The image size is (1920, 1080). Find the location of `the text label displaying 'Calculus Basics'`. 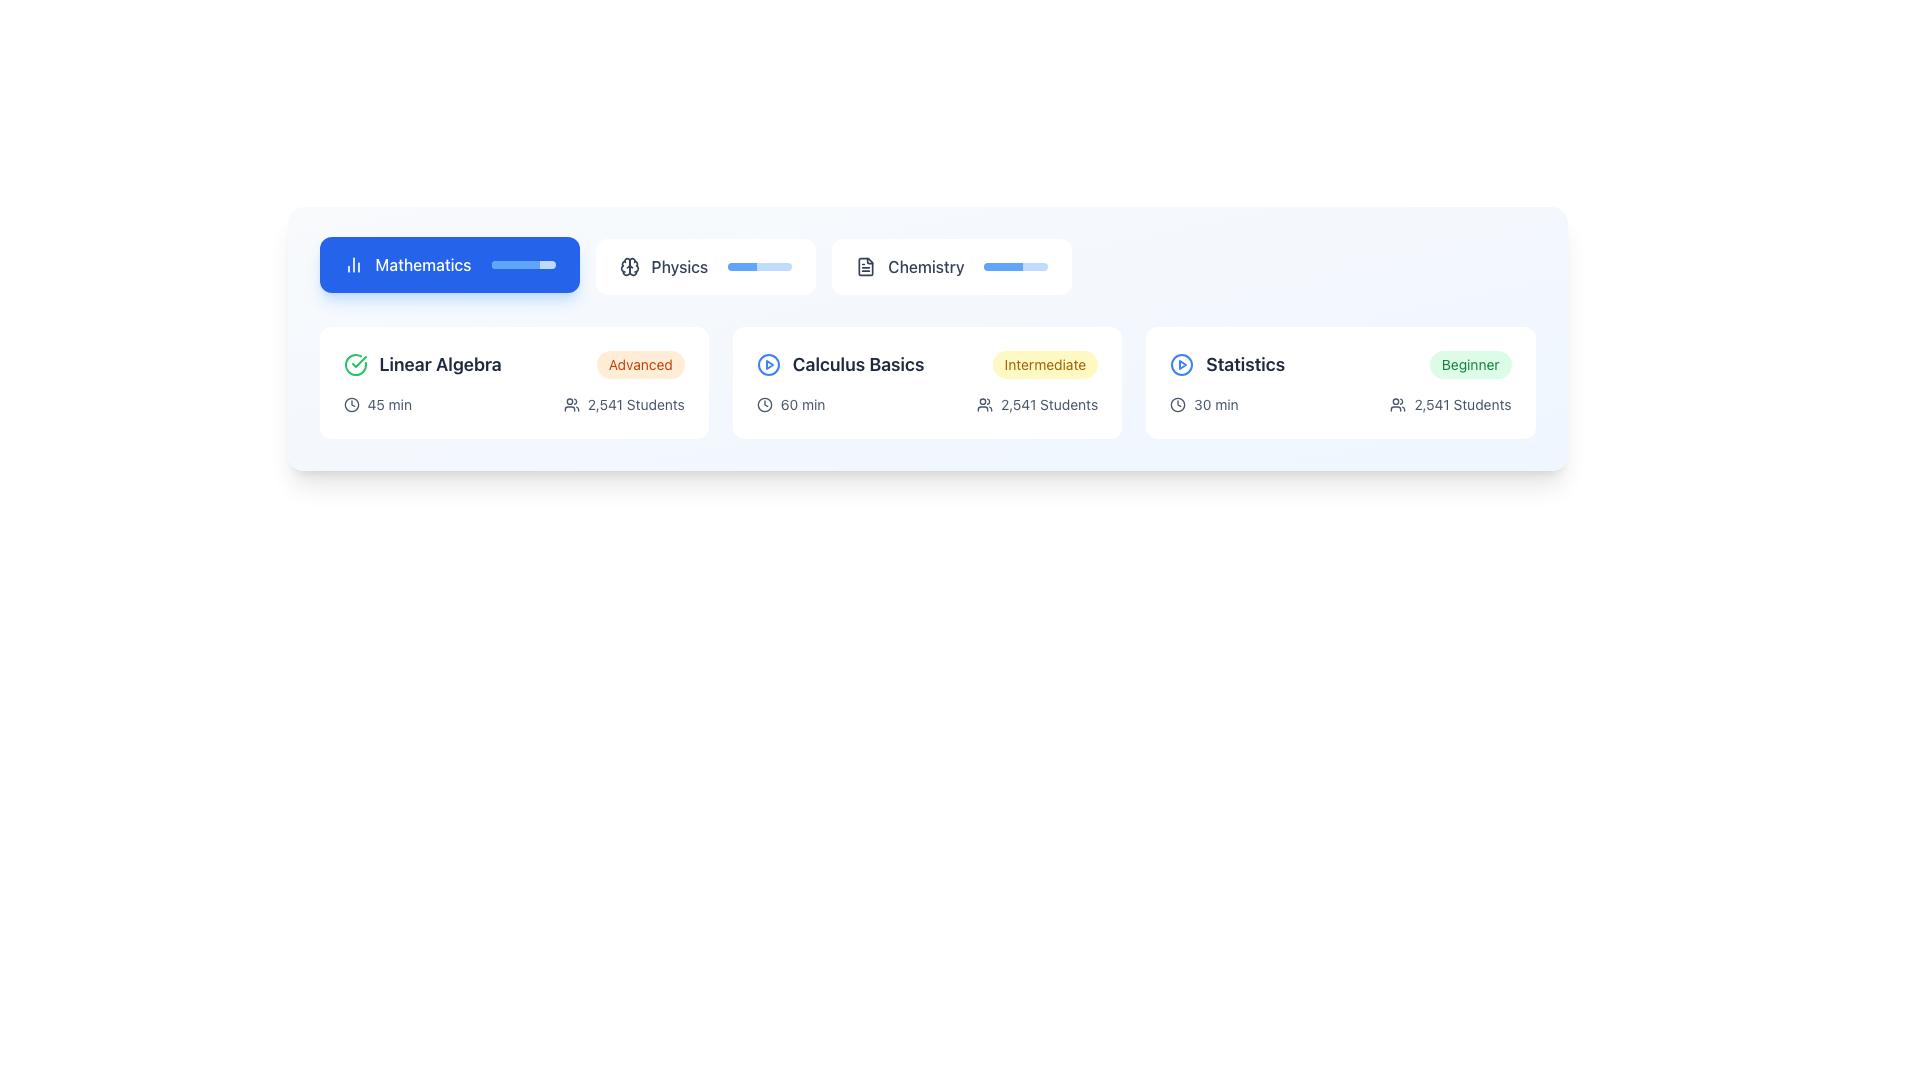

the text label displaying 'Calculus Basics' is located at coordinates (858, 365).